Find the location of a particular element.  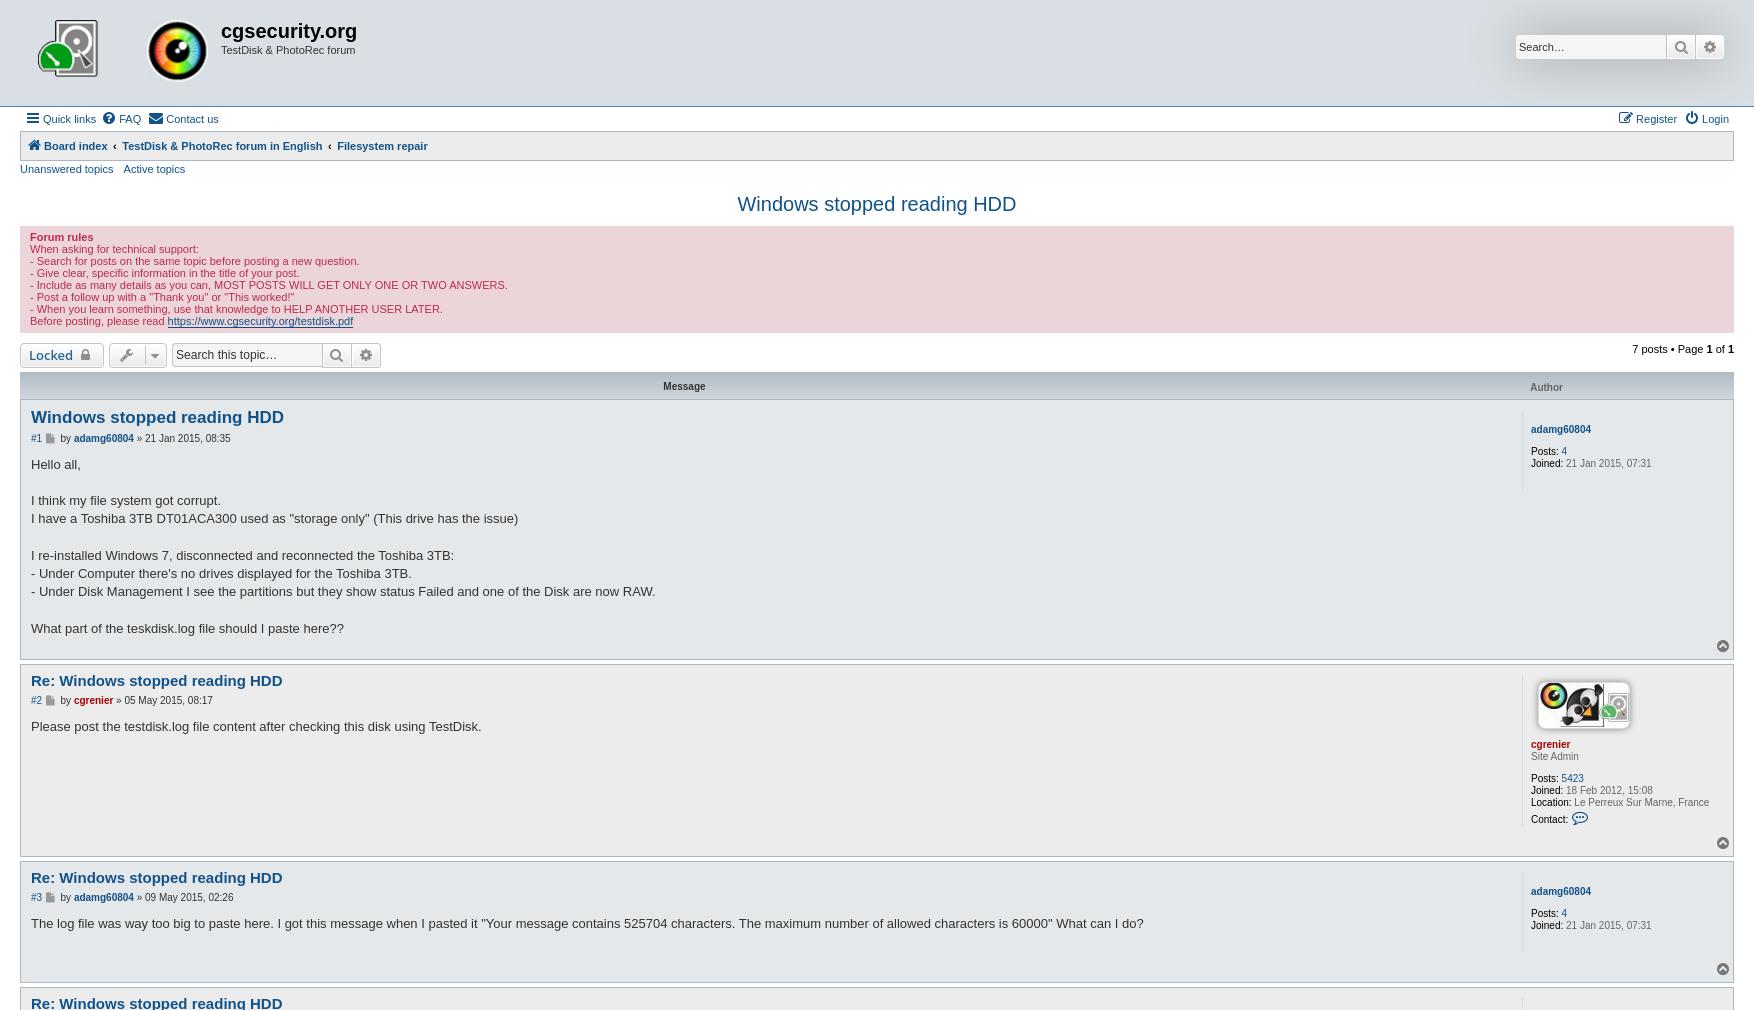

'Login' is located at coordinates (1701, 117).